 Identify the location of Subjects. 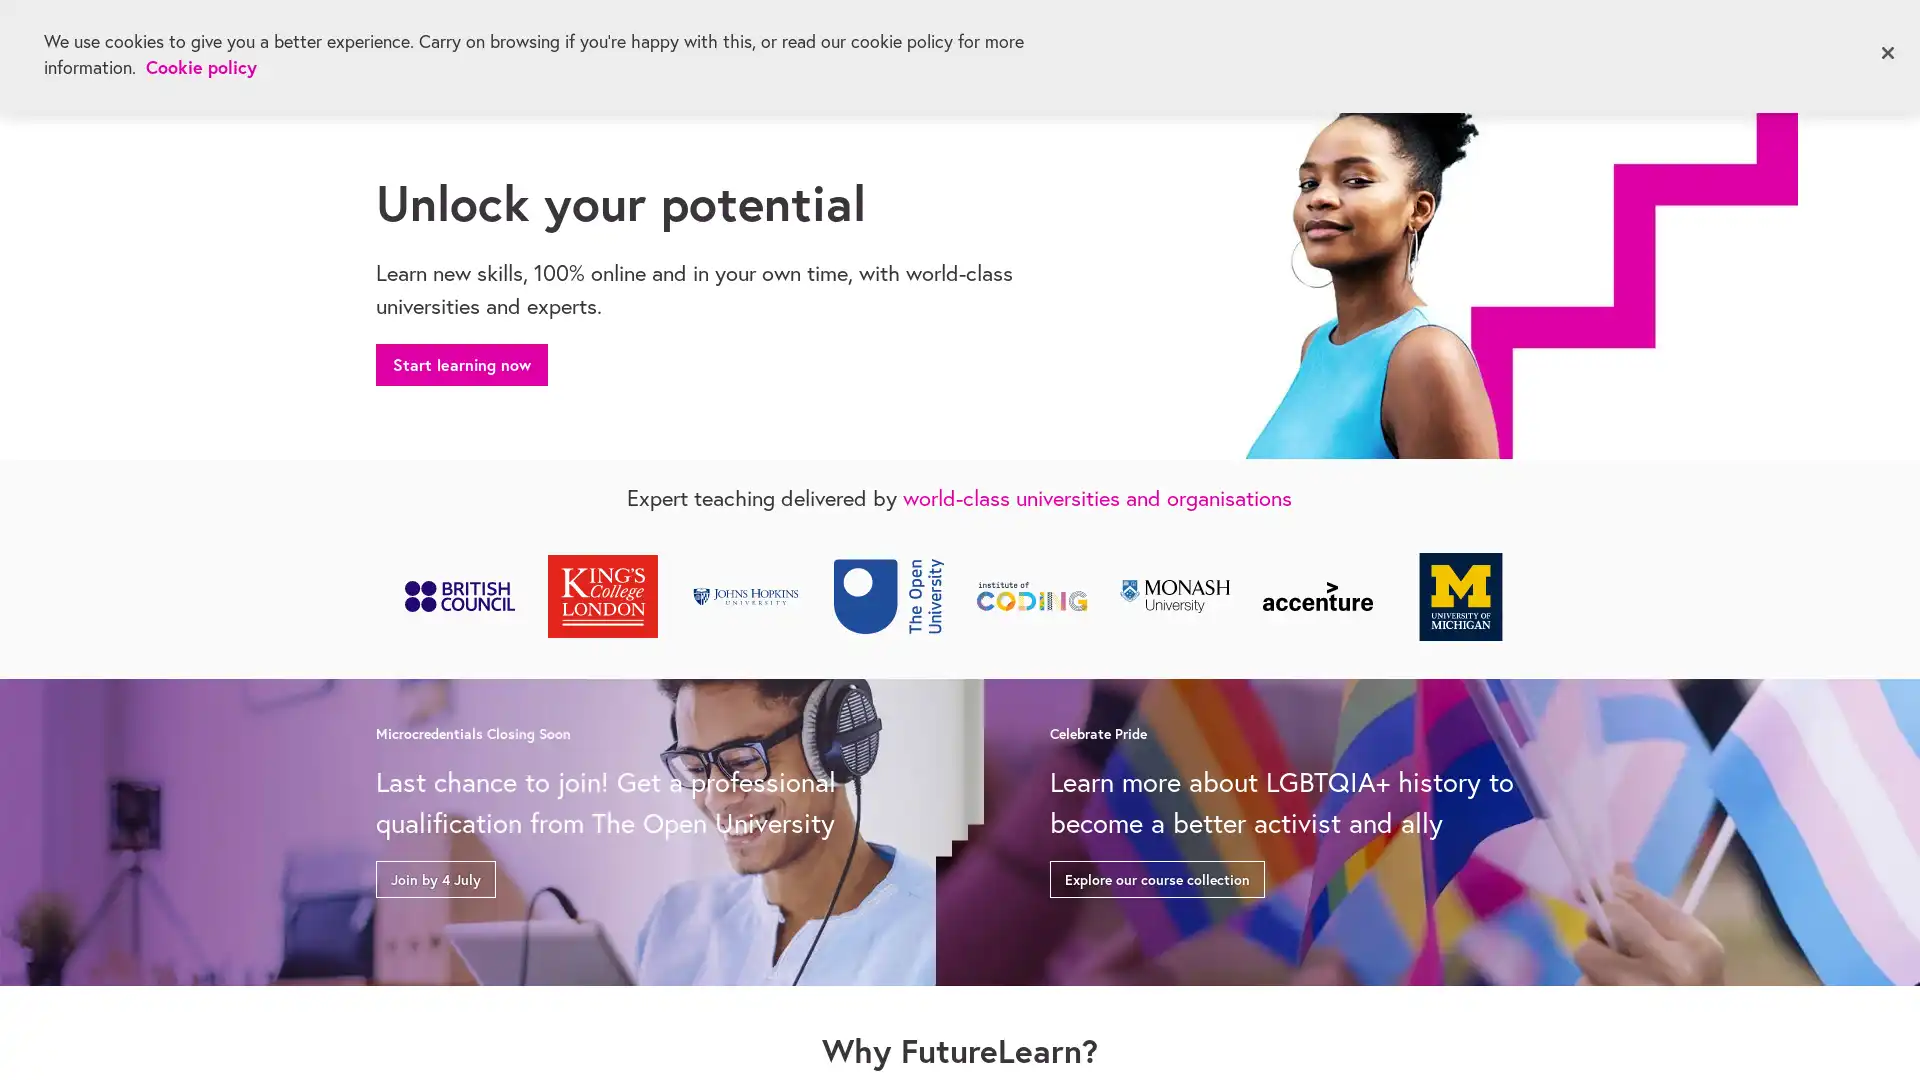
(426, 49).